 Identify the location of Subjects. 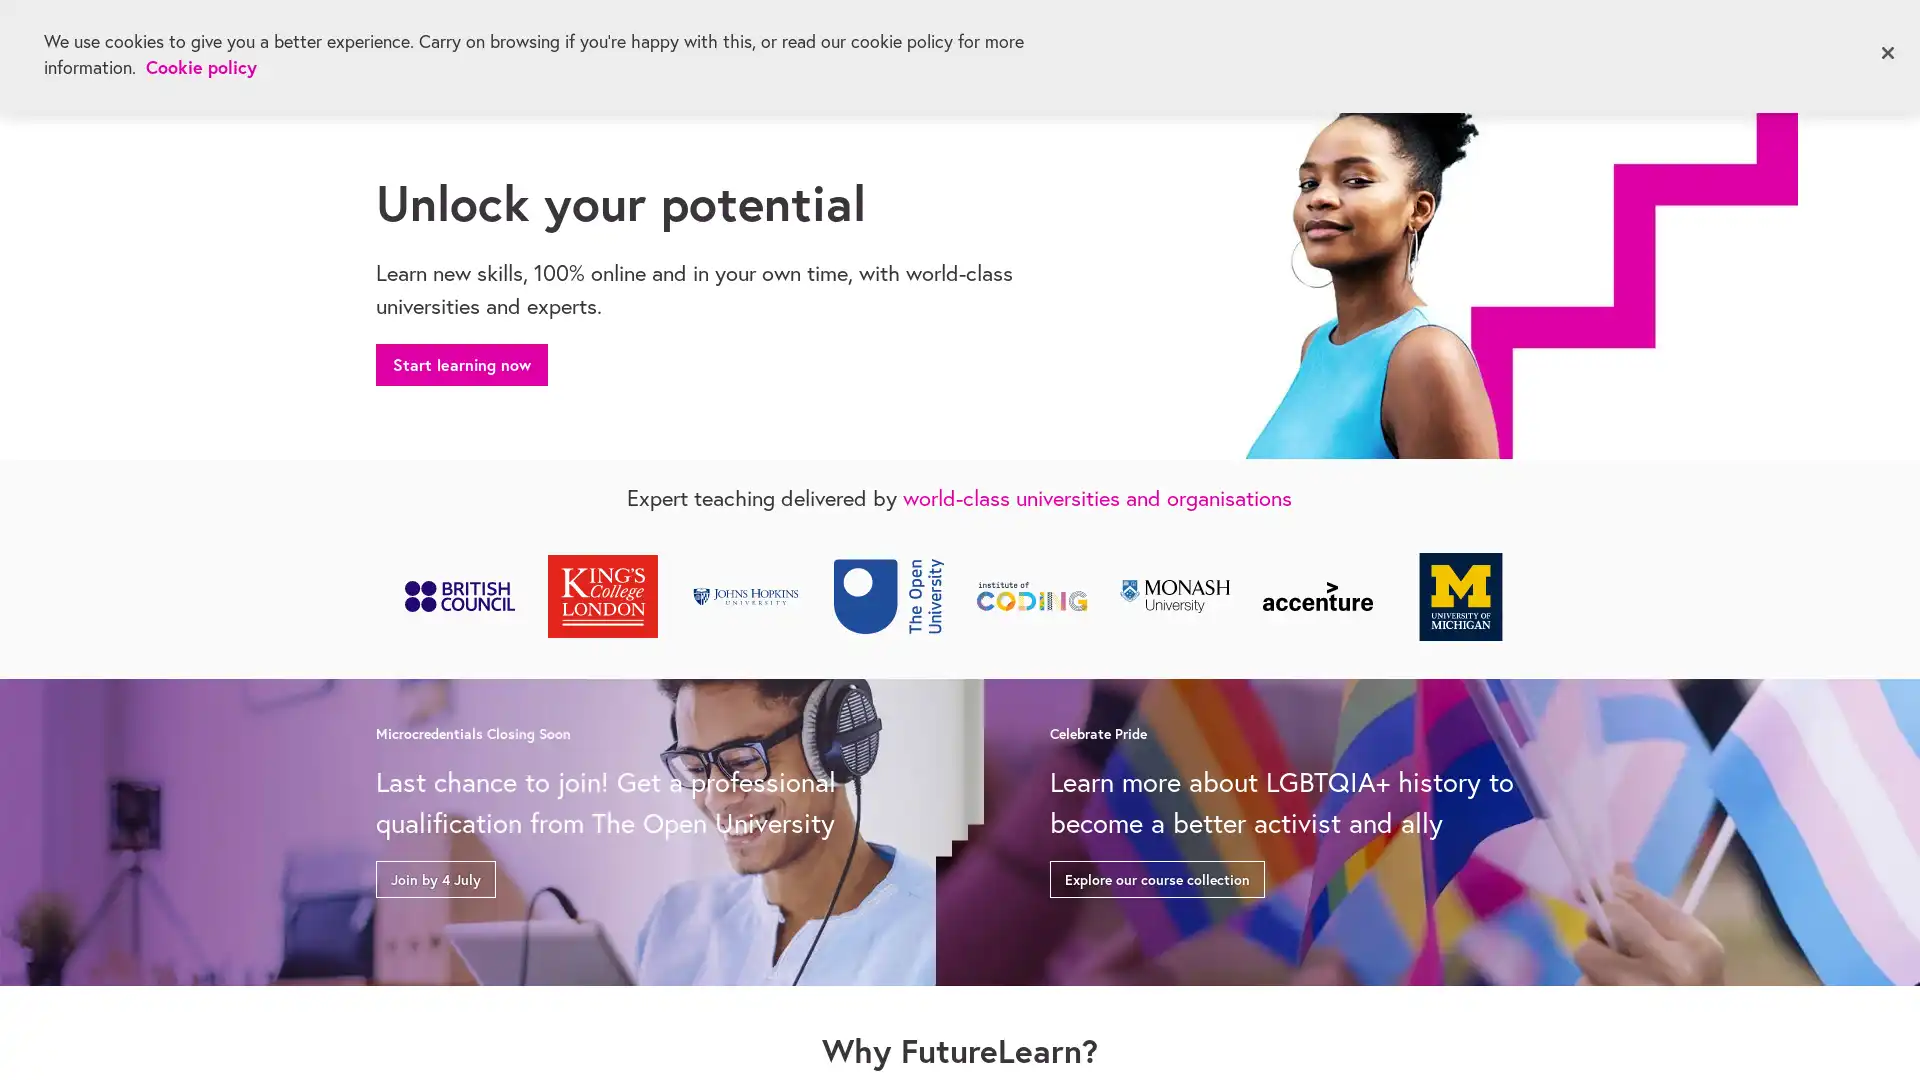
(426, 49).